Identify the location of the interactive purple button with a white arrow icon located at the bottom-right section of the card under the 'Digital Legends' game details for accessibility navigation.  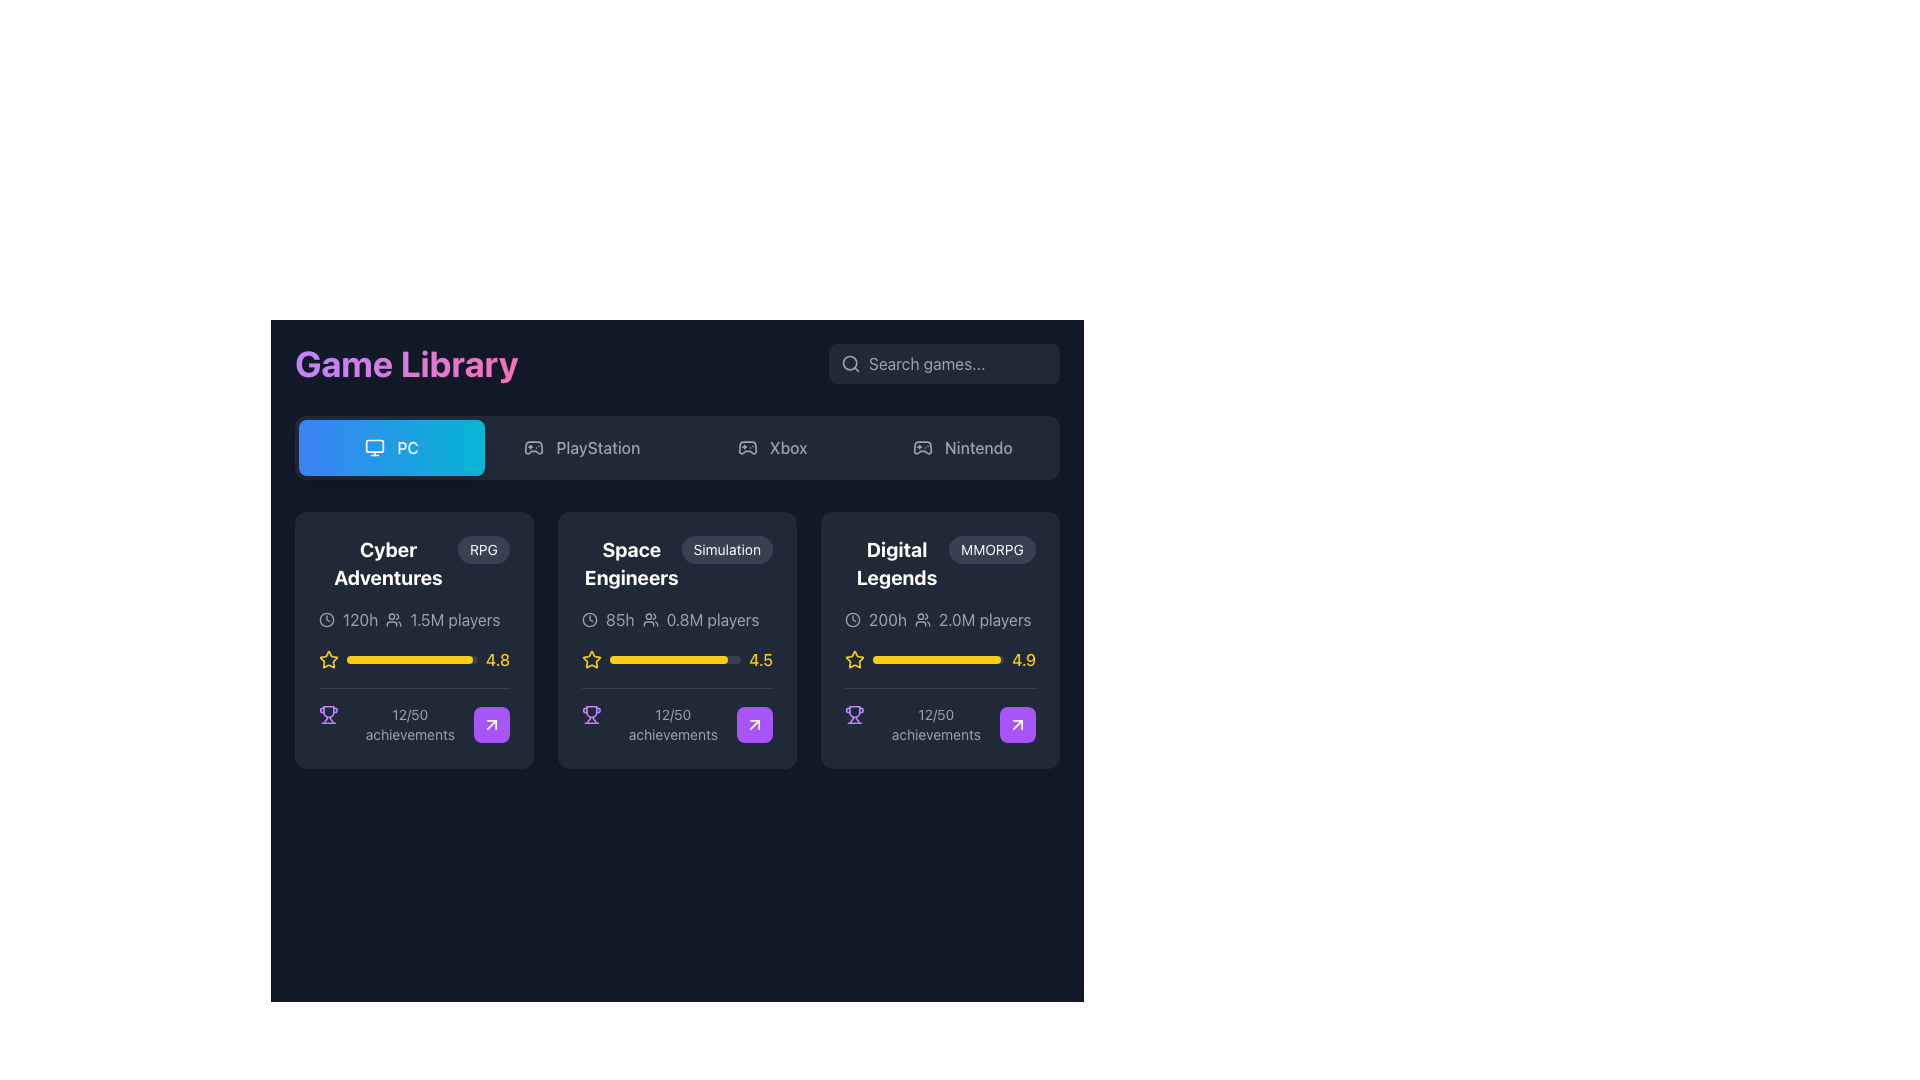
(1017, 725).